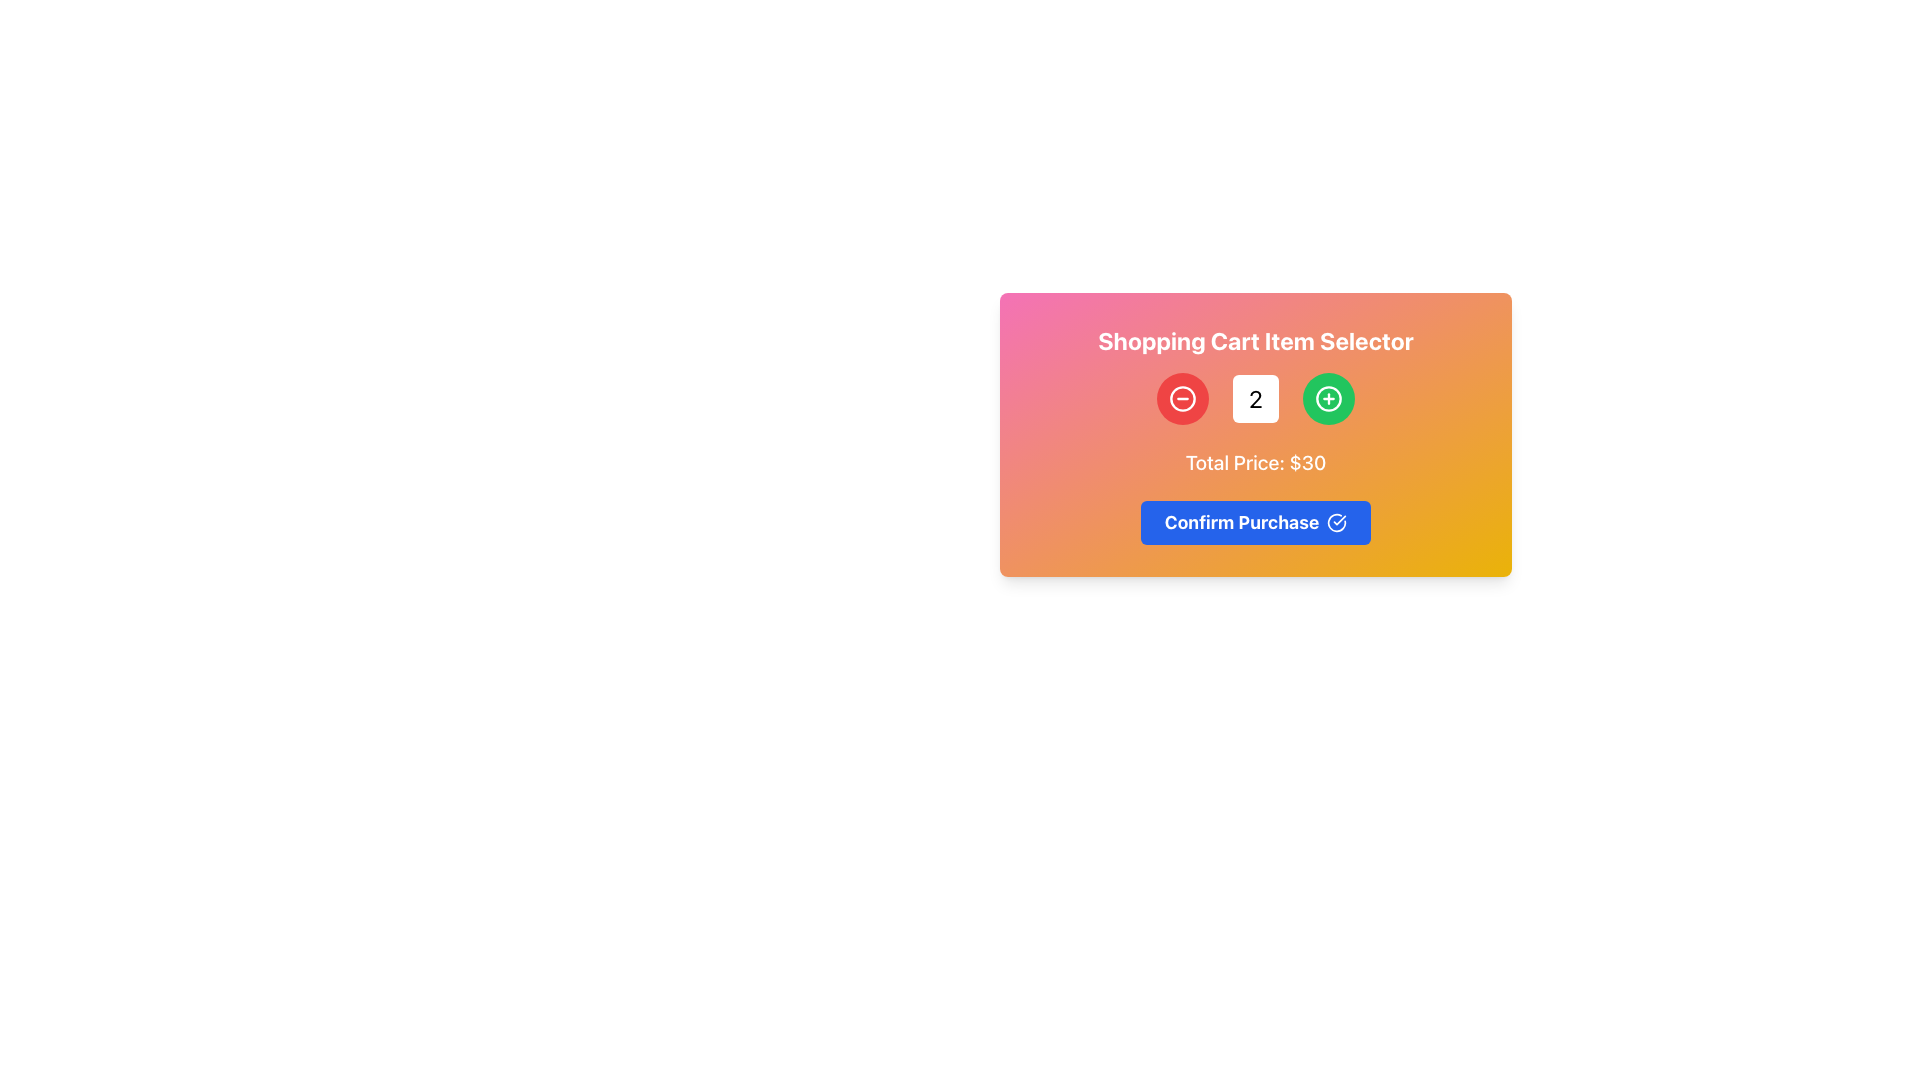  What do you see at coordinates (1255, 398) in the screenshot?
I see `the label displaying the number '2', which has a white background and is located centrally between a red circular button on the left and a green circular button on the right` at bounding box center [1255, 398].